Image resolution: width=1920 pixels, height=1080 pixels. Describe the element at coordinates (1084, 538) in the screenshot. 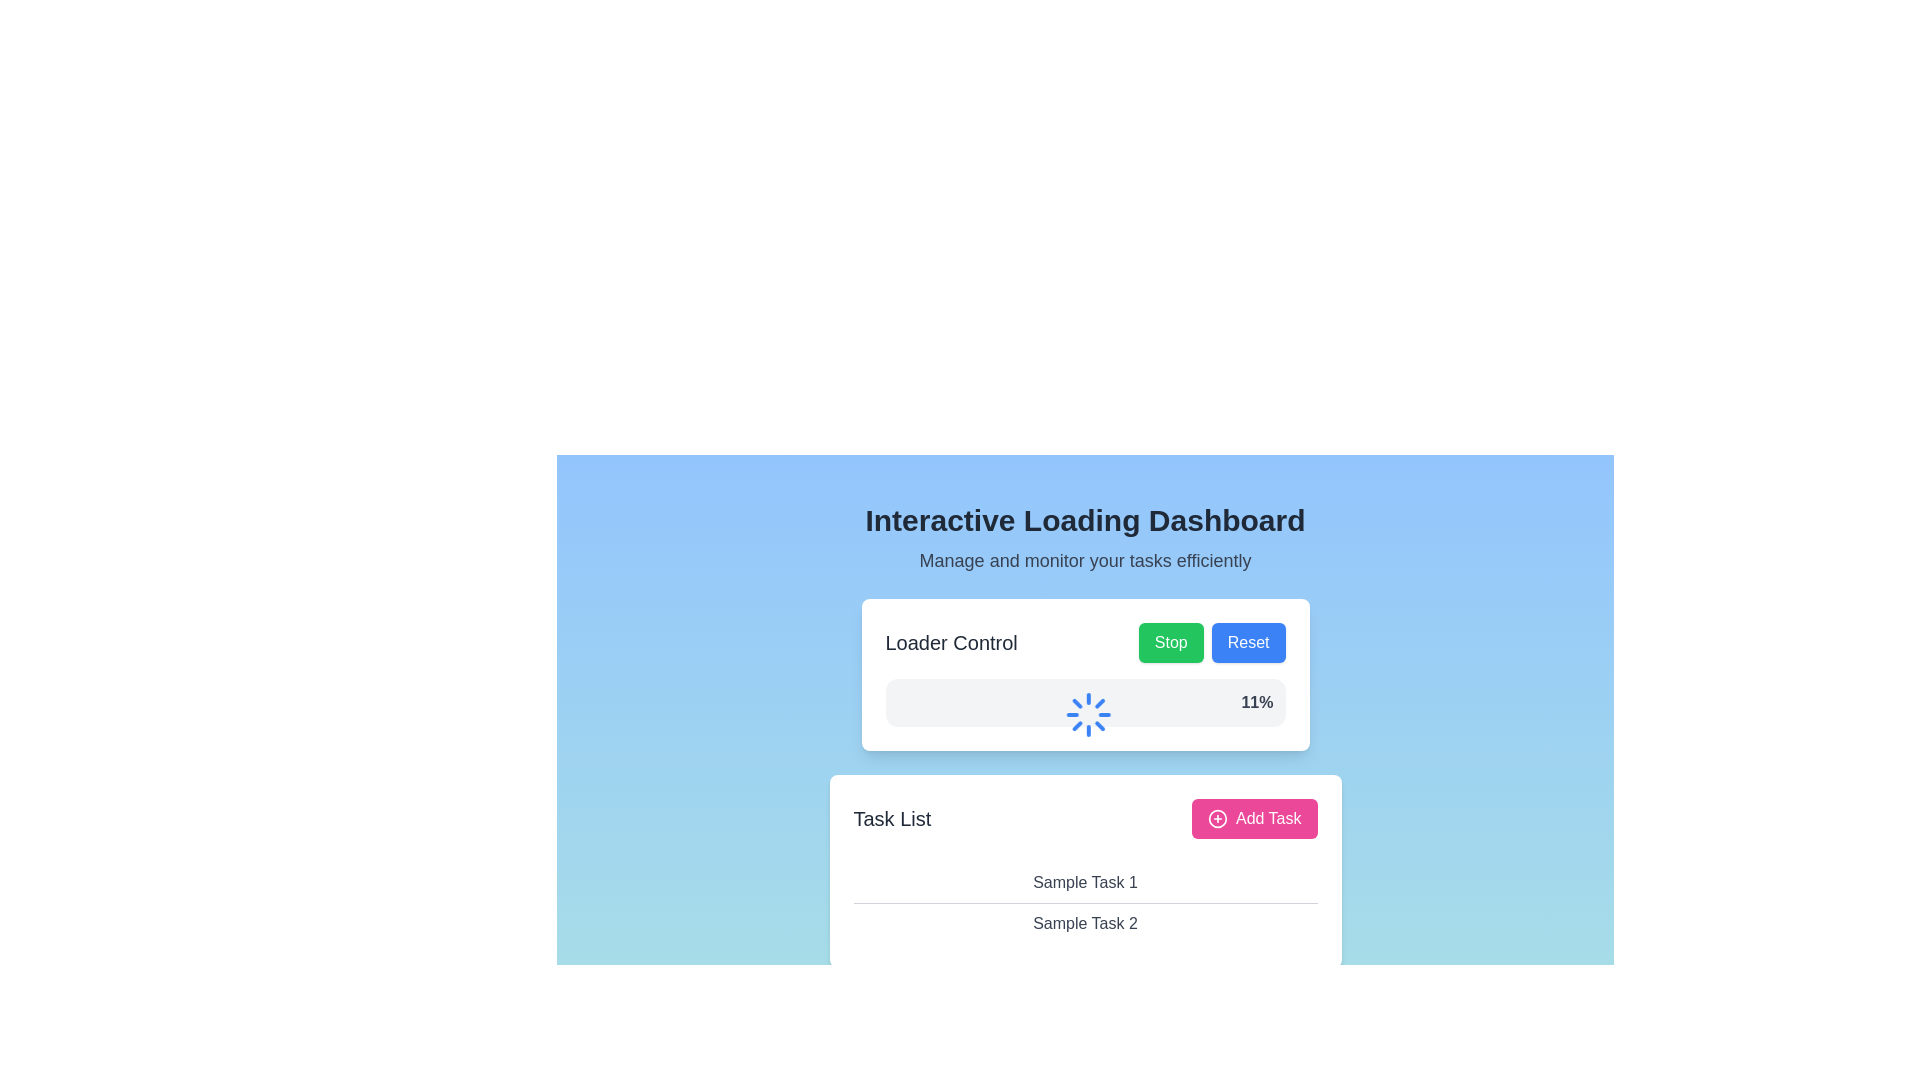

I see `the Header with the subtitle text that displays 'Interactive Loading Dashboard' and 'Manage and monitor your tasks efficiently' centered on a blue gradient background` at that location.